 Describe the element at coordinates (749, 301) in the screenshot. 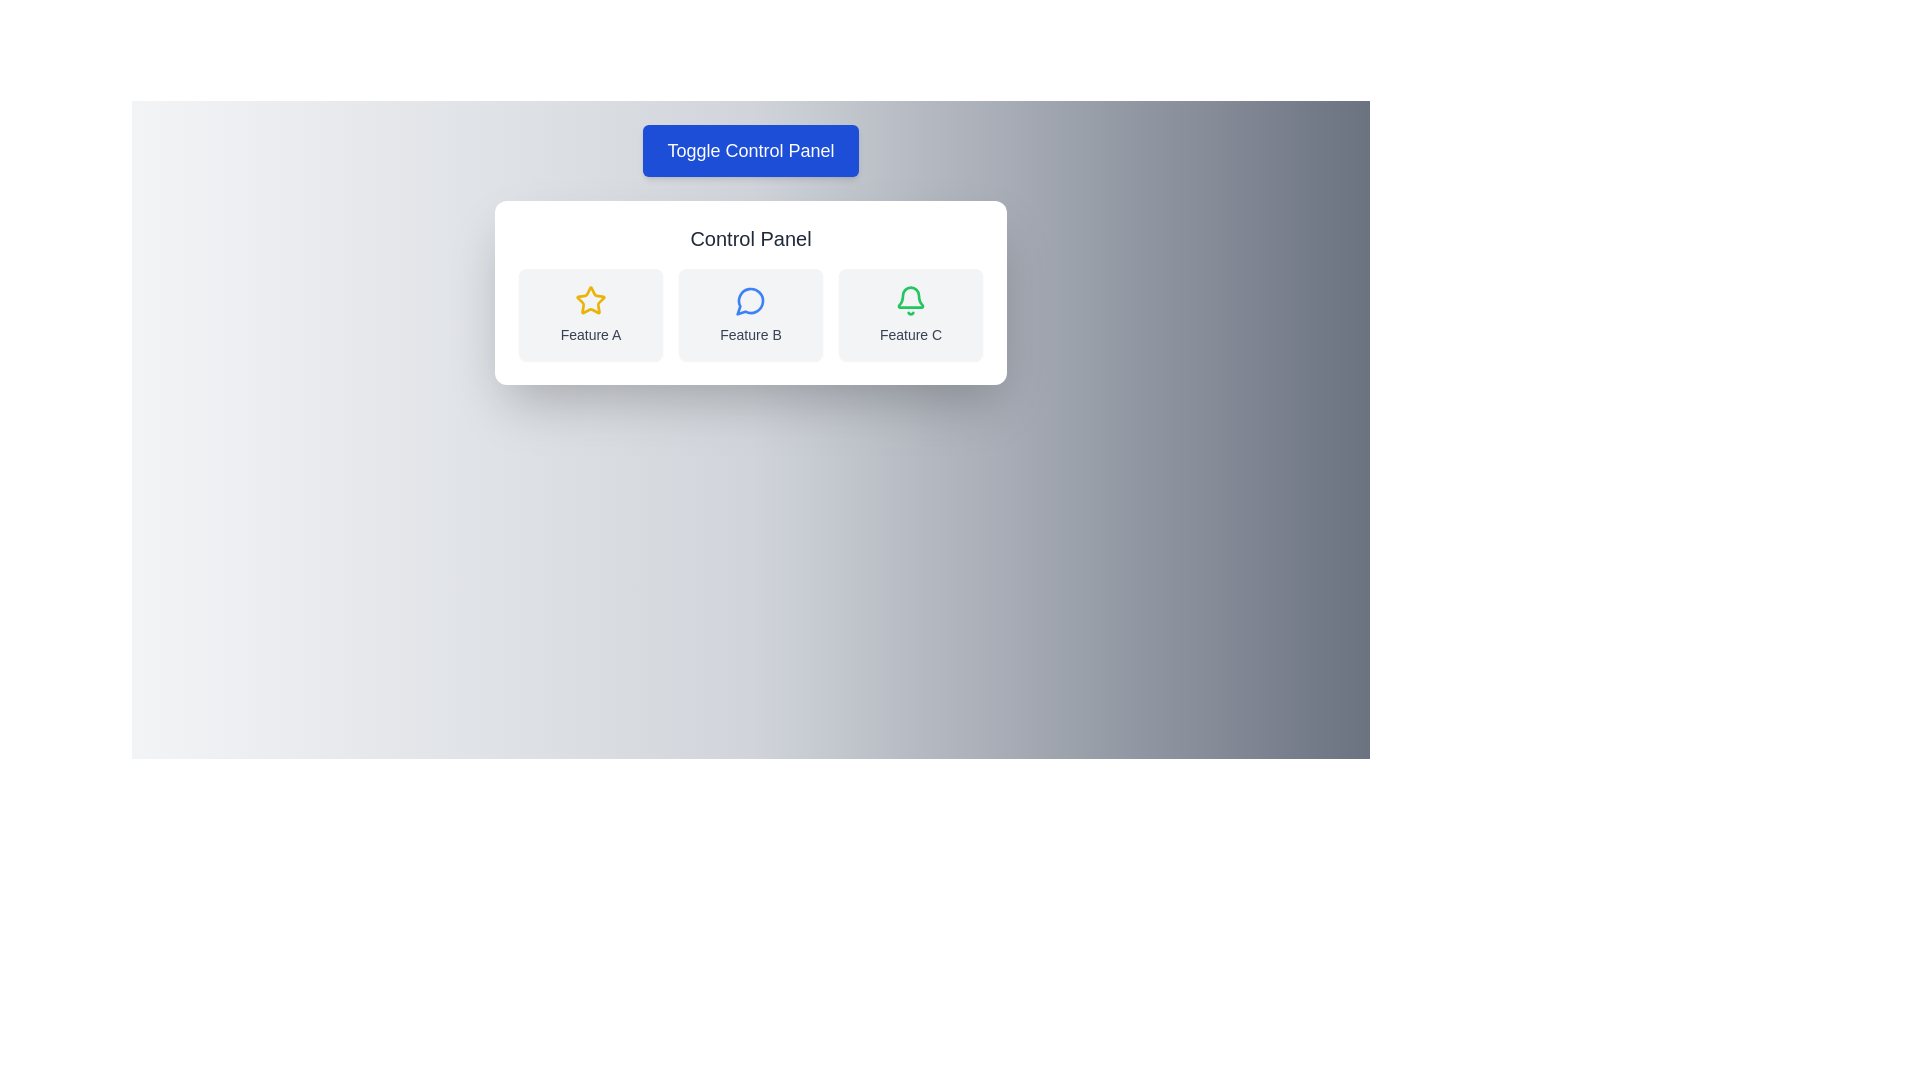

I see `the SVG icon representing a message balloon, which is the middle icon in a group of three icons located in the central panel of a card layout` at that location.